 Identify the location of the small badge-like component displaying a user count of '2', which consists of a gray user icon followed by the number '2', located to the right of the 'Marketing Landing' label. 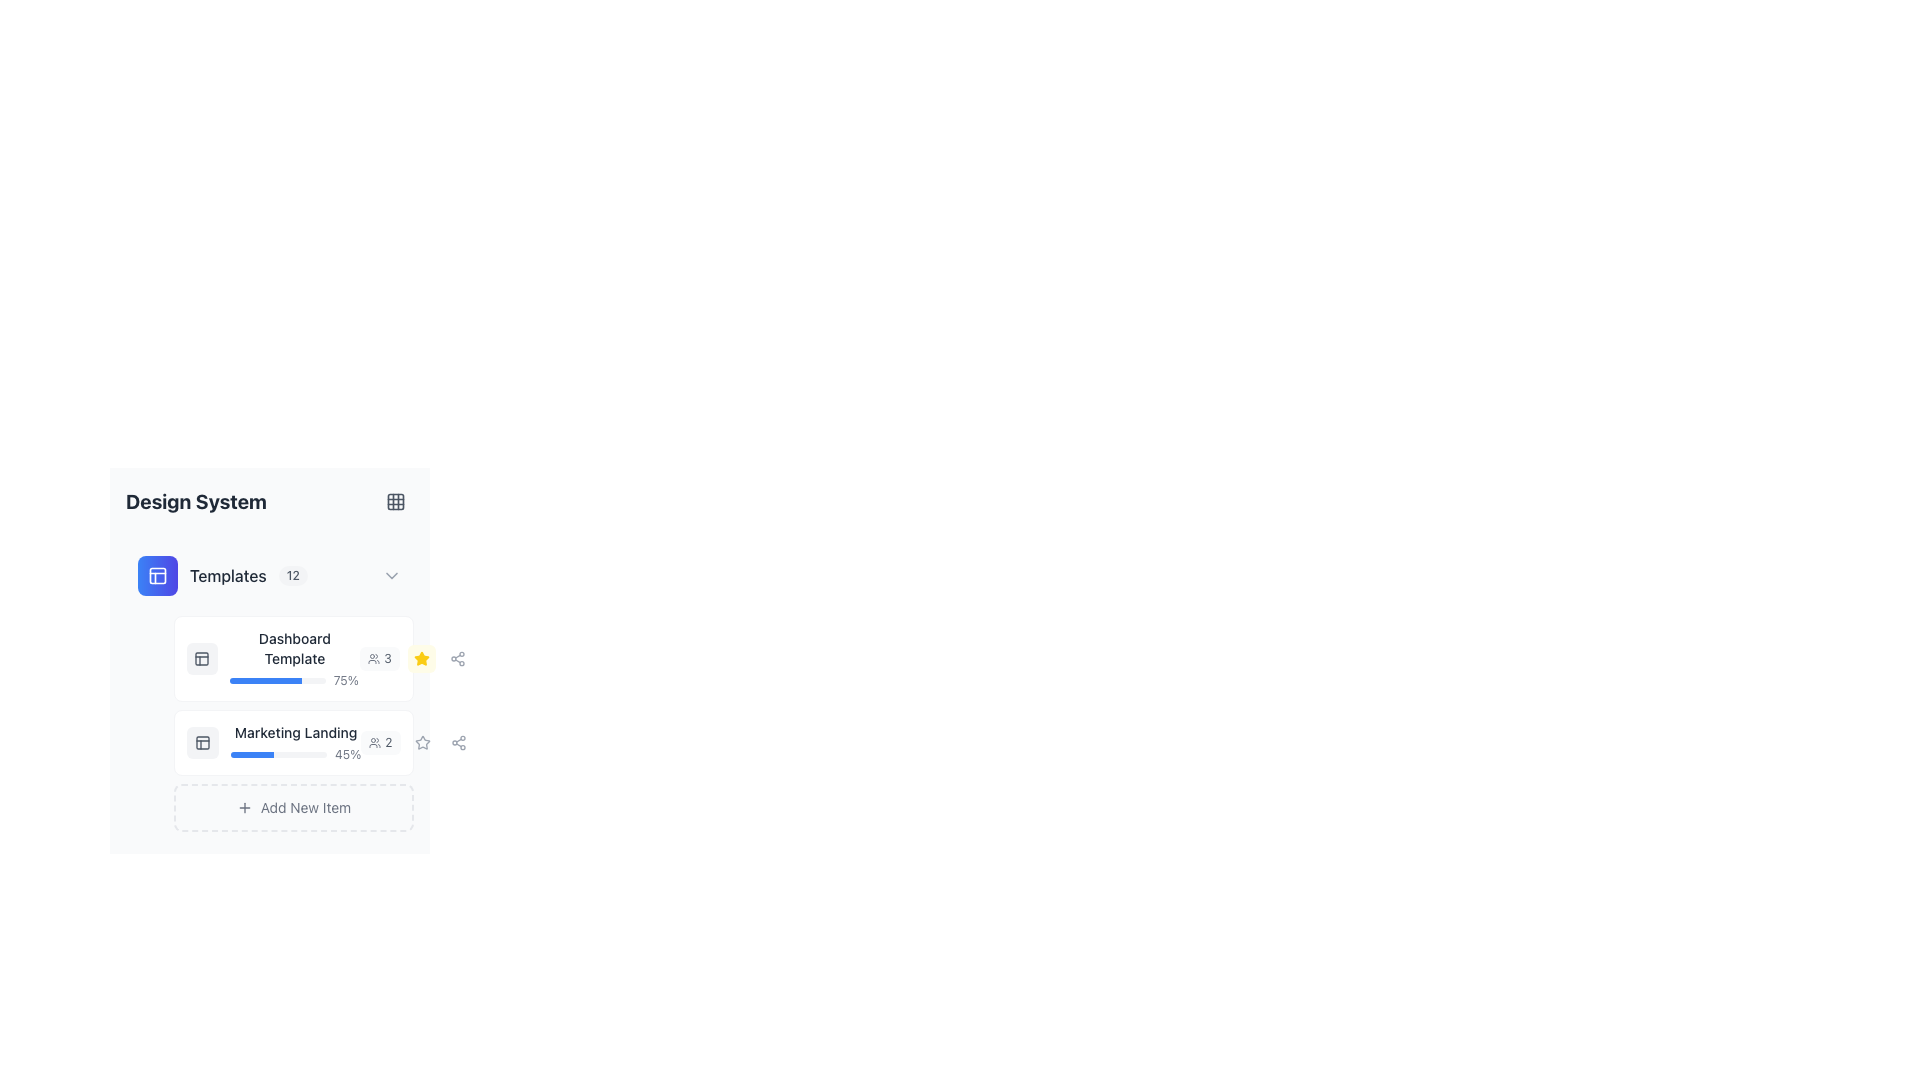
(380, 743).